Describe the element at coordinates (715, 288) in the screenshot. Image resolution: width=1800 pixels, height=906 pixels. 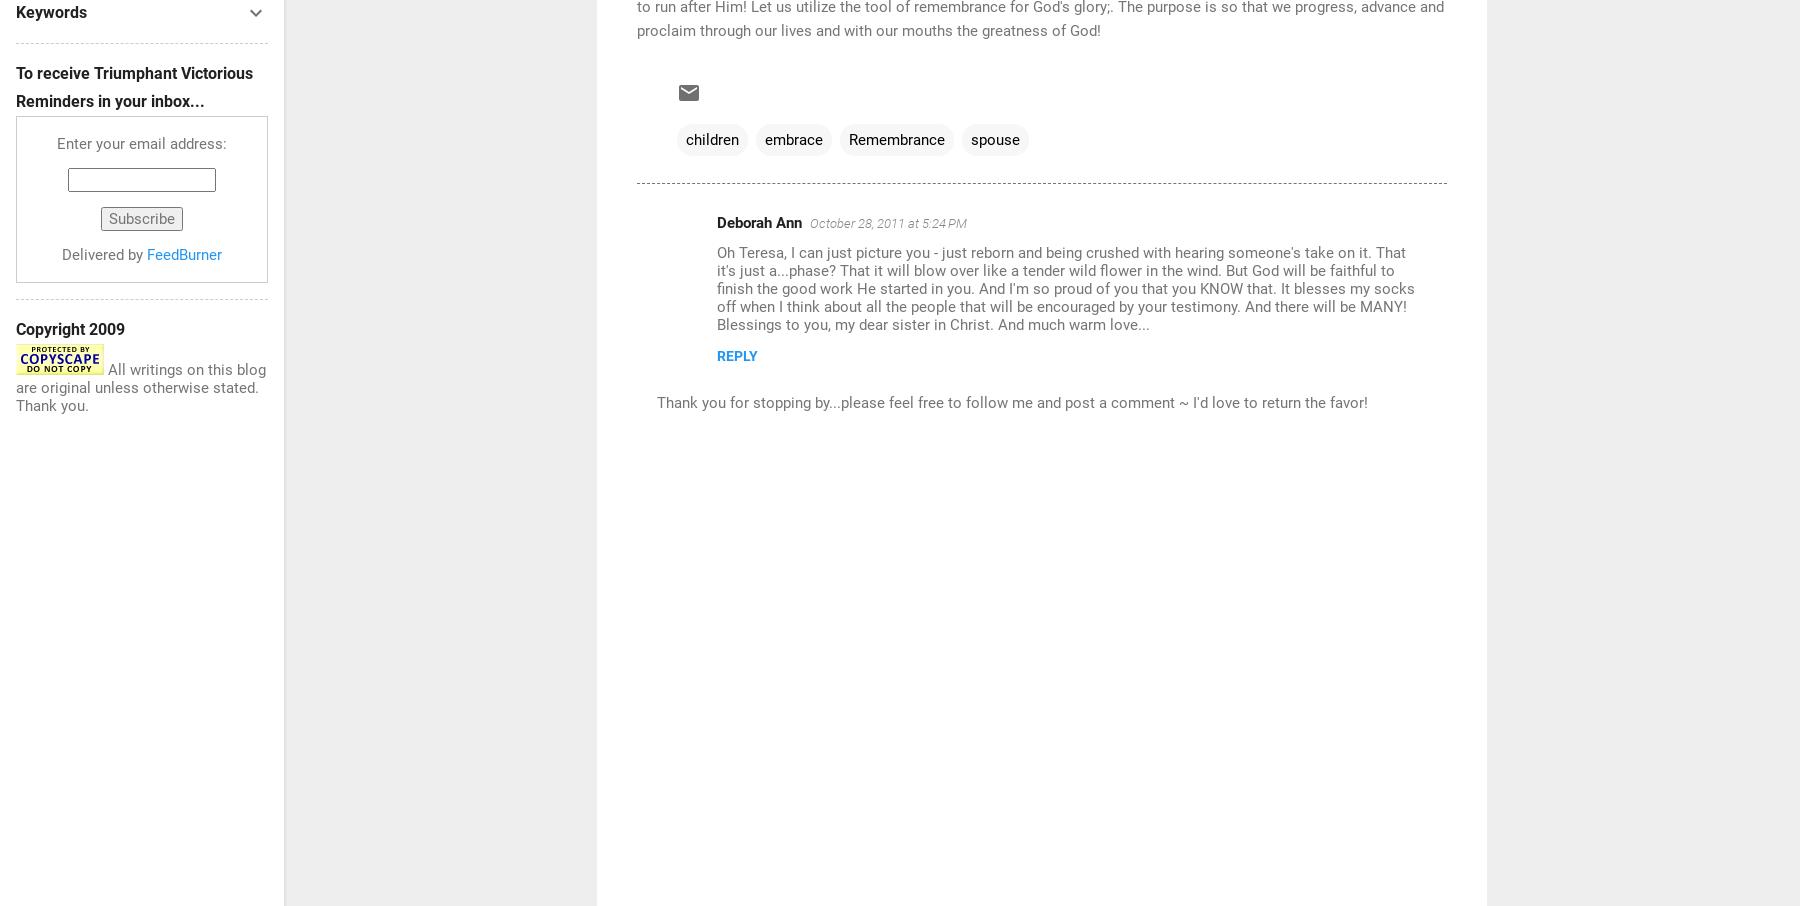
I see `'Oh Teresa, I can just picture you - just reborn and being crushed with hearing someone's take on it. That it's just a...phase? That it will blow over like a tender wild flower in the wind. But God will be faithful to finish the good work He started in you. And I'm so proud of you that you KNOW that. It blesses my socks off when I think about all the people that will be encouraged by your testimony. And there will be MANY! Blessings to you, my dear sister in Christ. And much warm love...'` at that location.